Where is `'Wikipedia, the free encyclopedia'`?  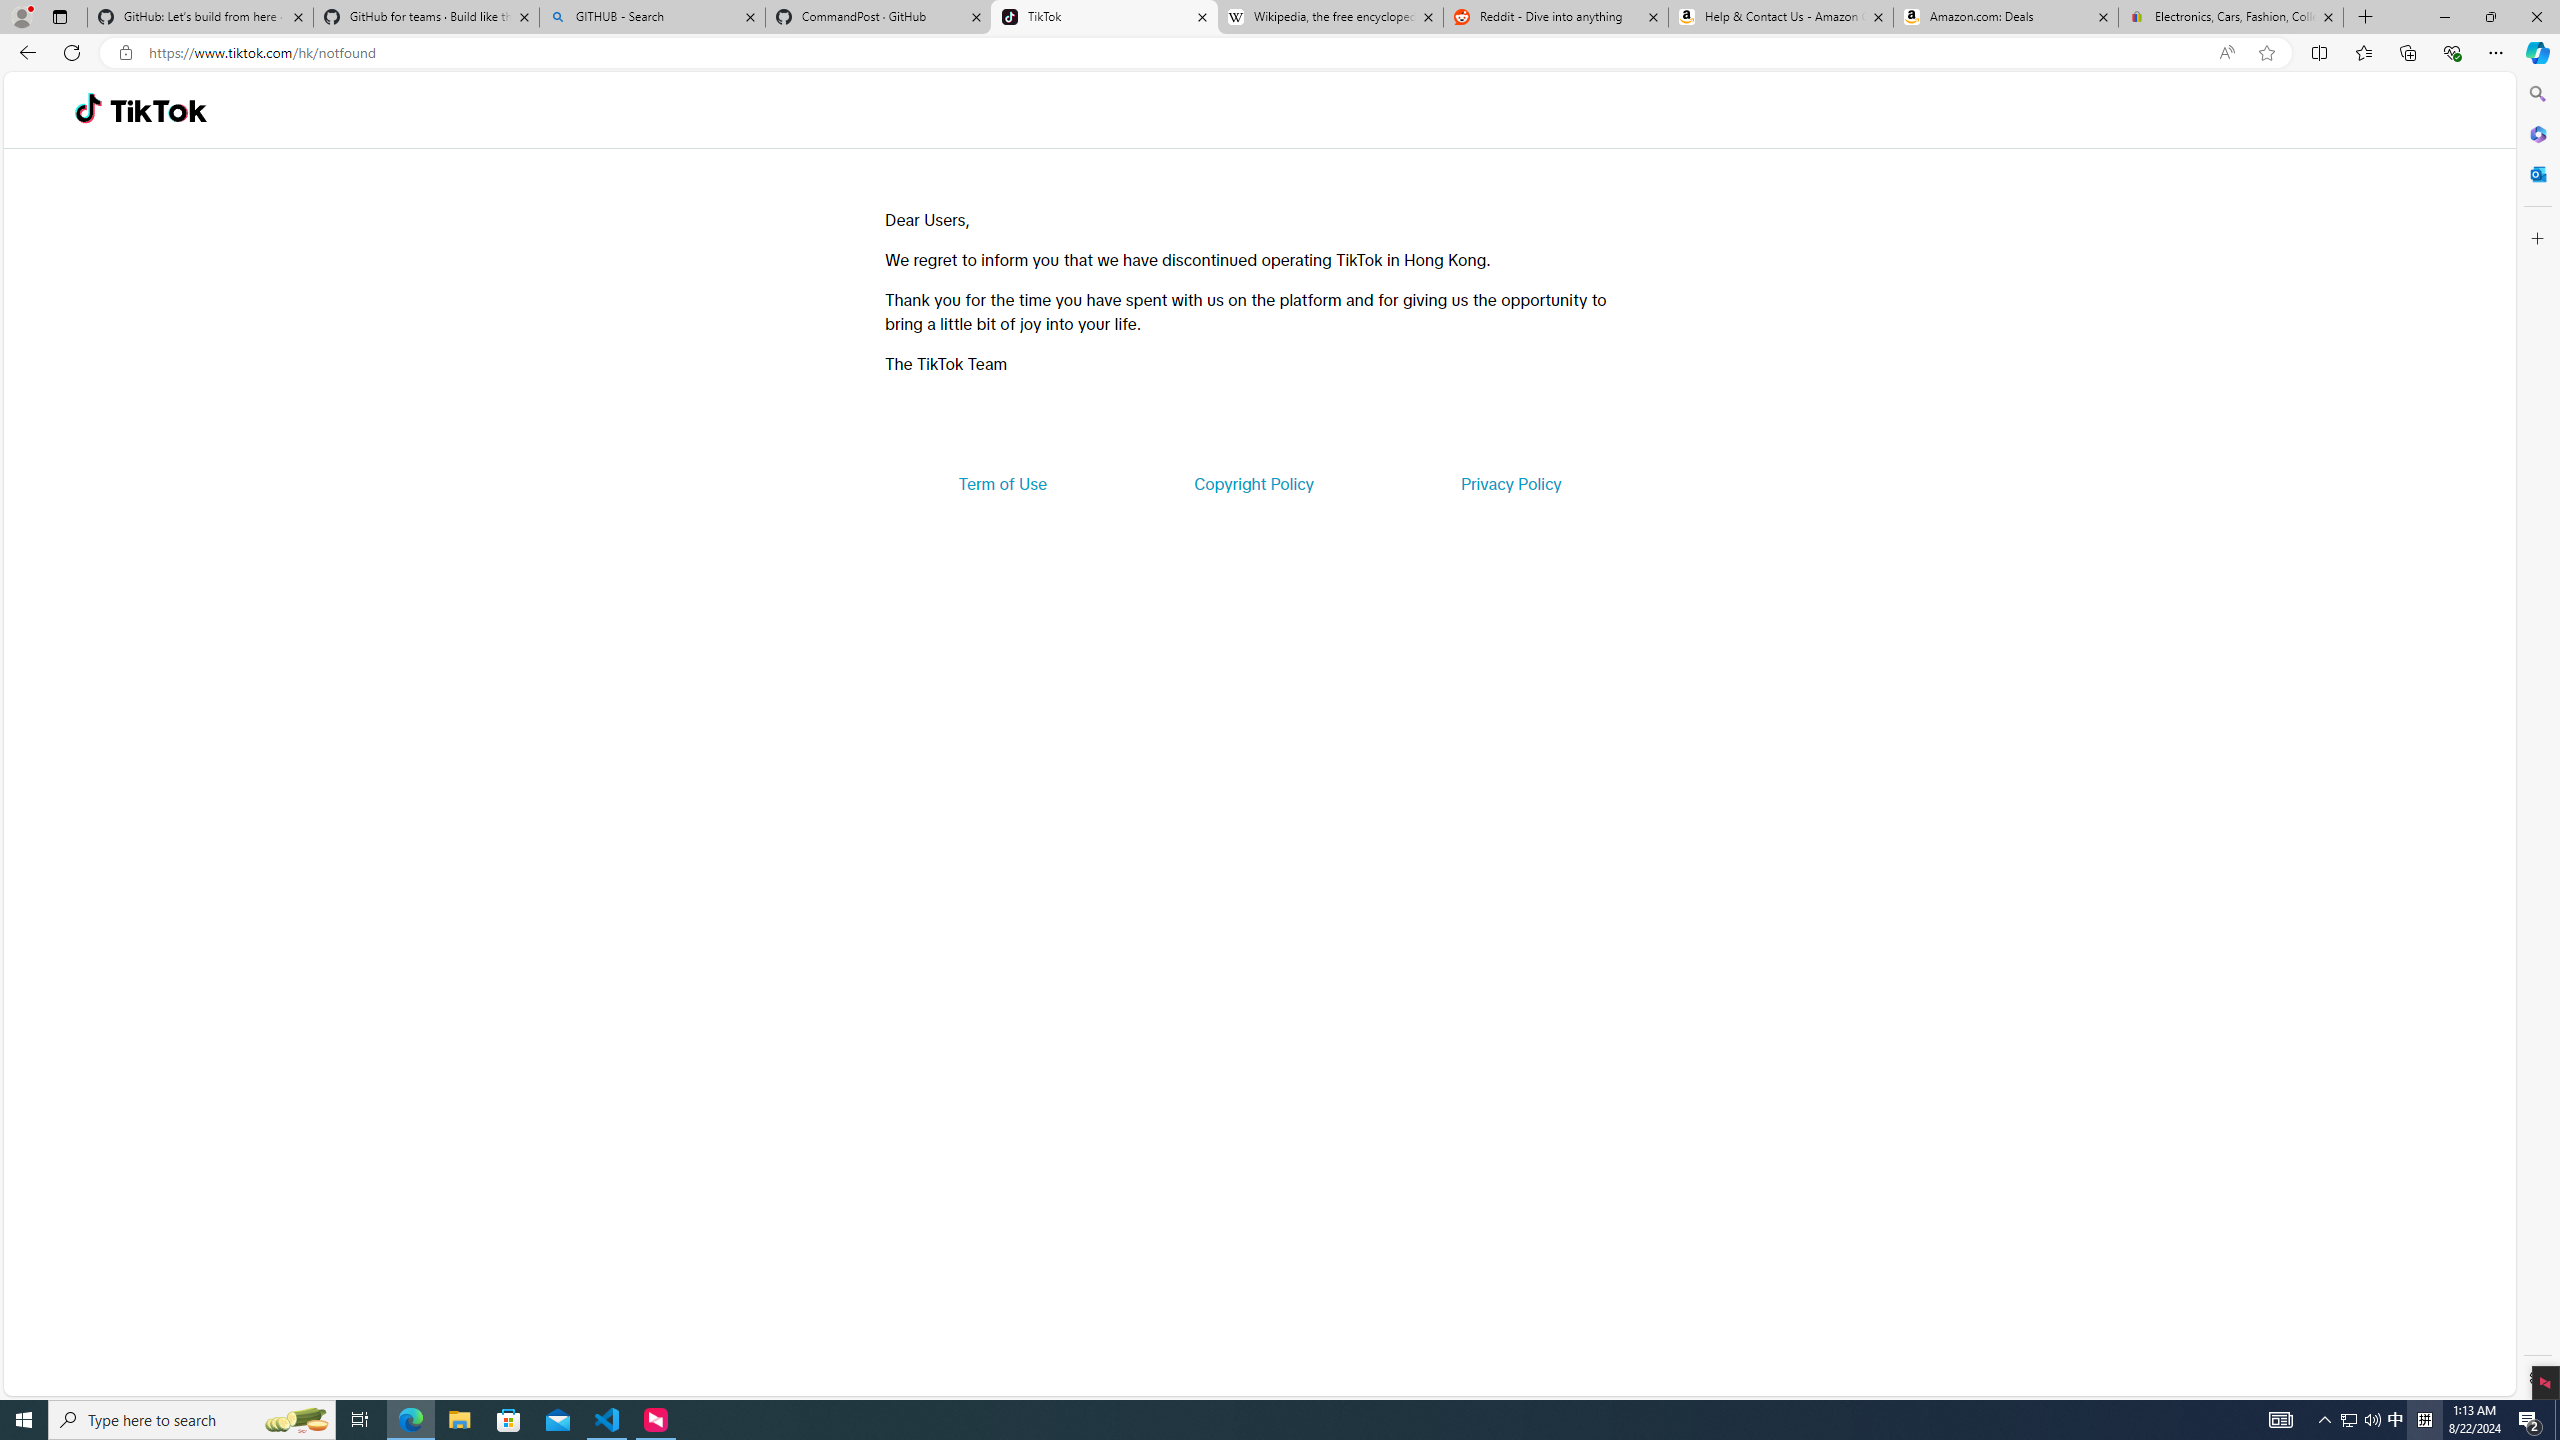
'Wikipedia, the free encyclopedia' is located at coordinates (1328, 16).